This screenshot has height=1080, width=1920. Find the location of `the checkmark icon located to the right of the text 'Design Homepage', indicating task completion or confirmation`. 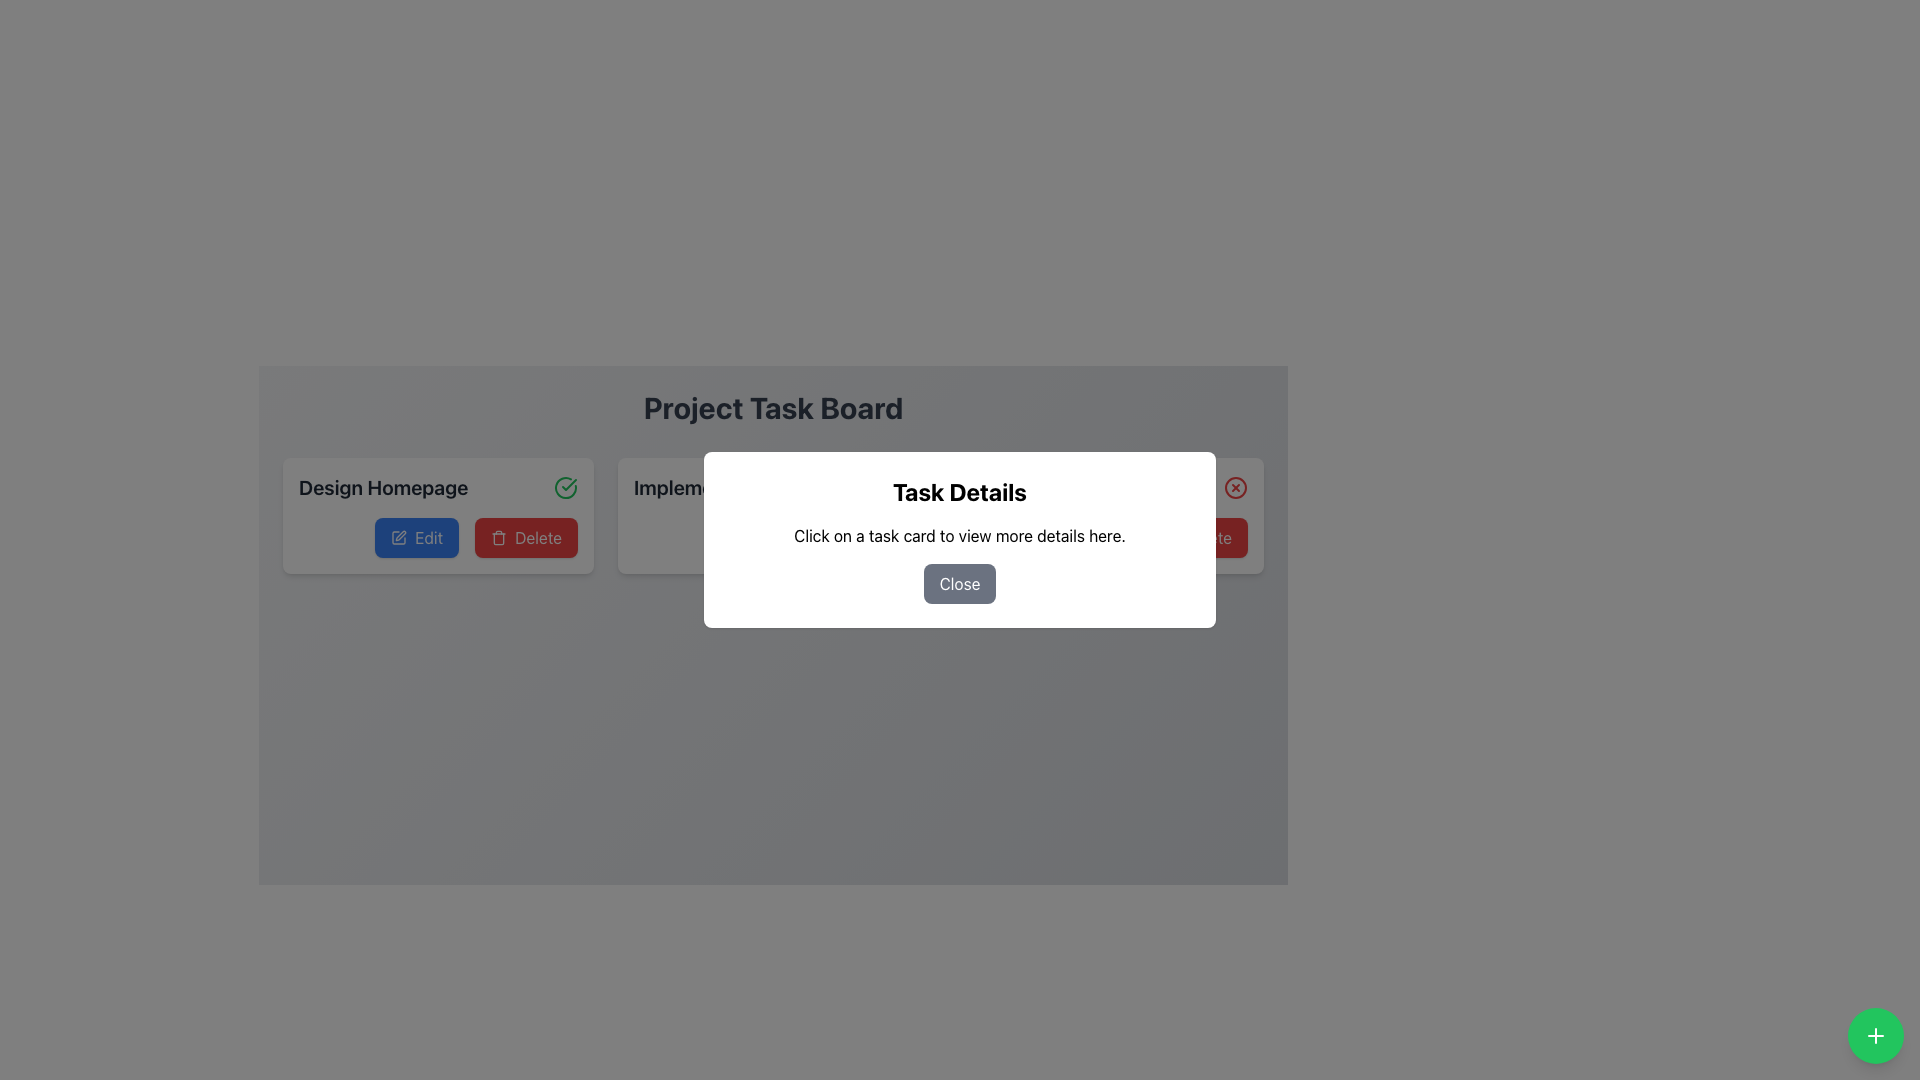

the checkmark icon located to the right of the text 'Design Homepage', indicating task completion or confirmation is located at coordinates (568, 485).